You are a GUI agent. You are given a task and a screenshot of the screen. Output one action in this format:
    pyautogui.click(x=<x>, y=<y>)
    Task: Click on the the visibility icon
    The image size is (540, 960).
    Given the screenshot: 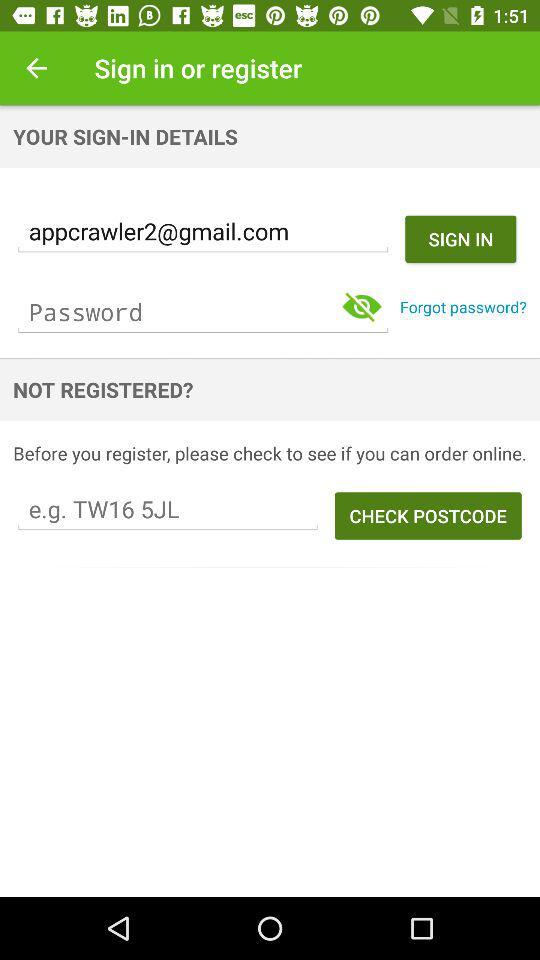 What is the action you would take?
    pyautogui.click(x=360, y=307)
    